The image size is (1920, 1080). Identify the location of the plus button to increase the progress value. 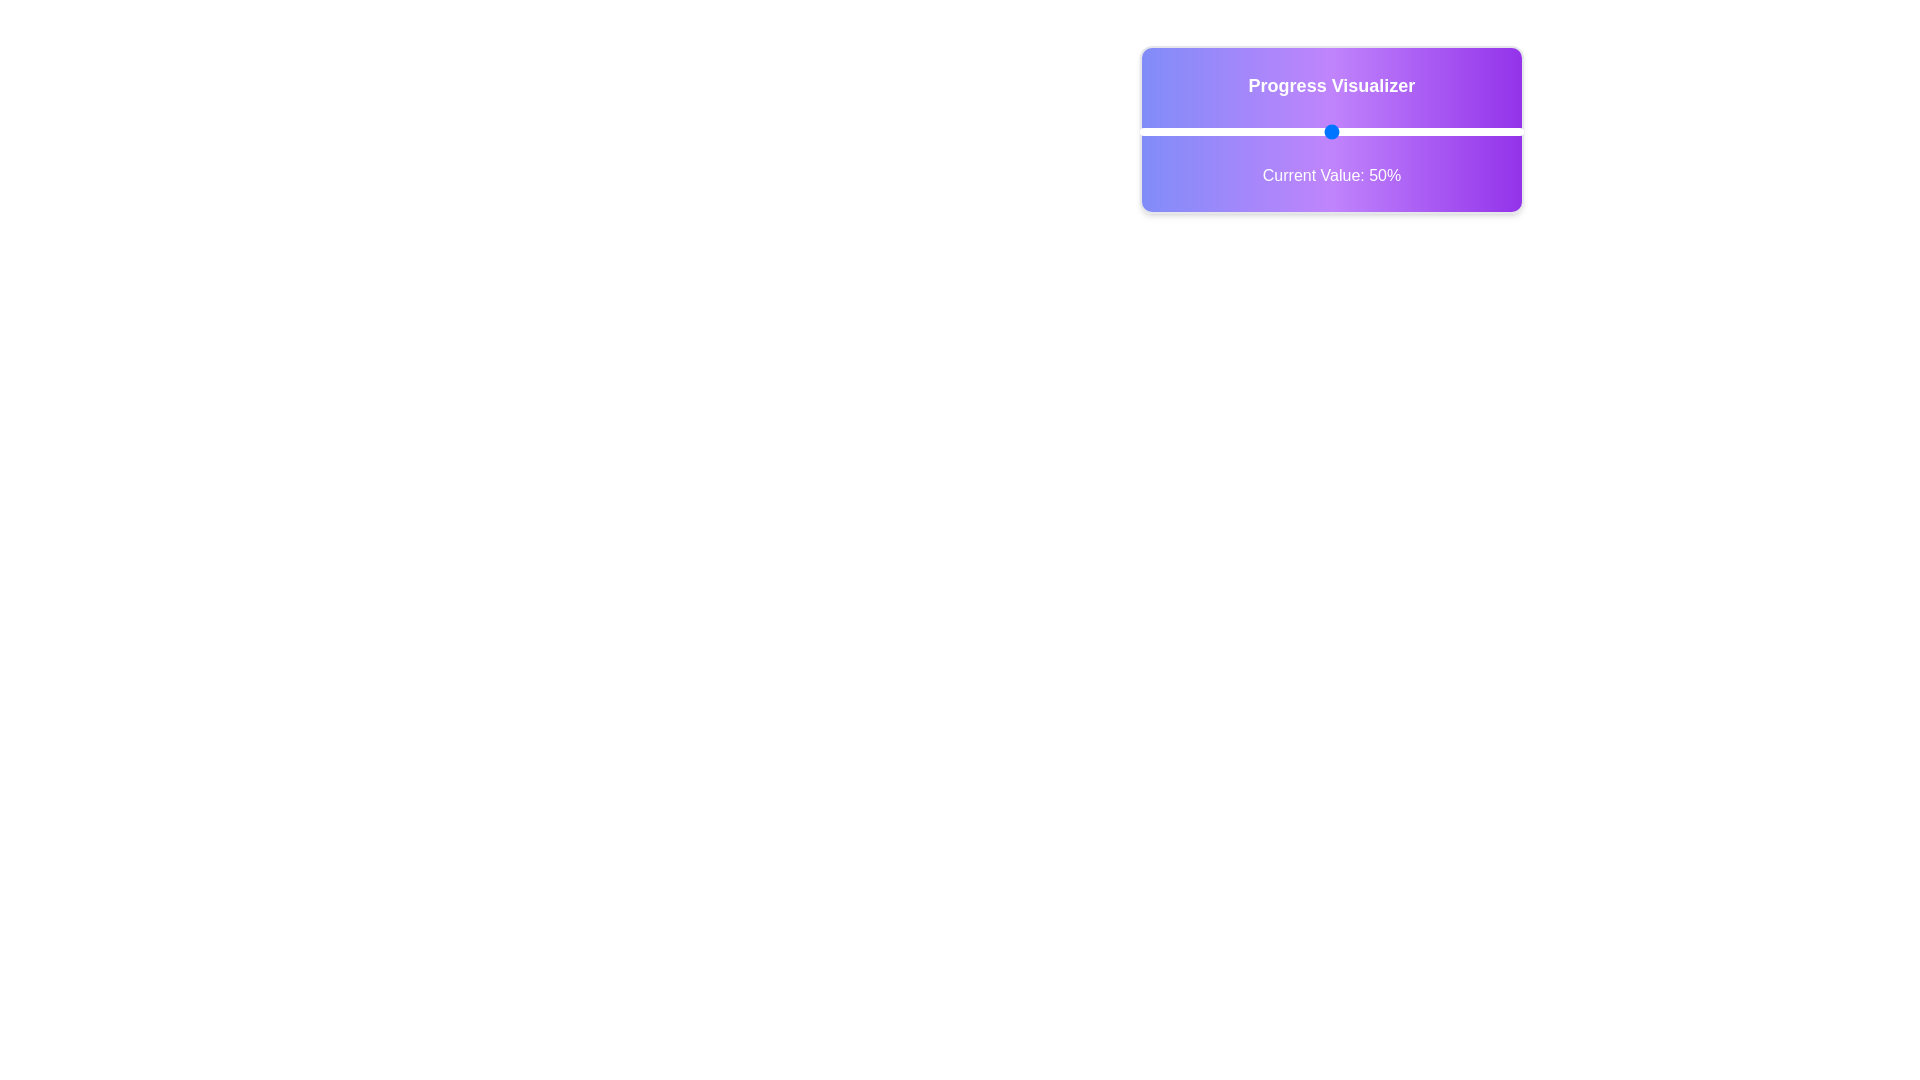
(1554, 131).